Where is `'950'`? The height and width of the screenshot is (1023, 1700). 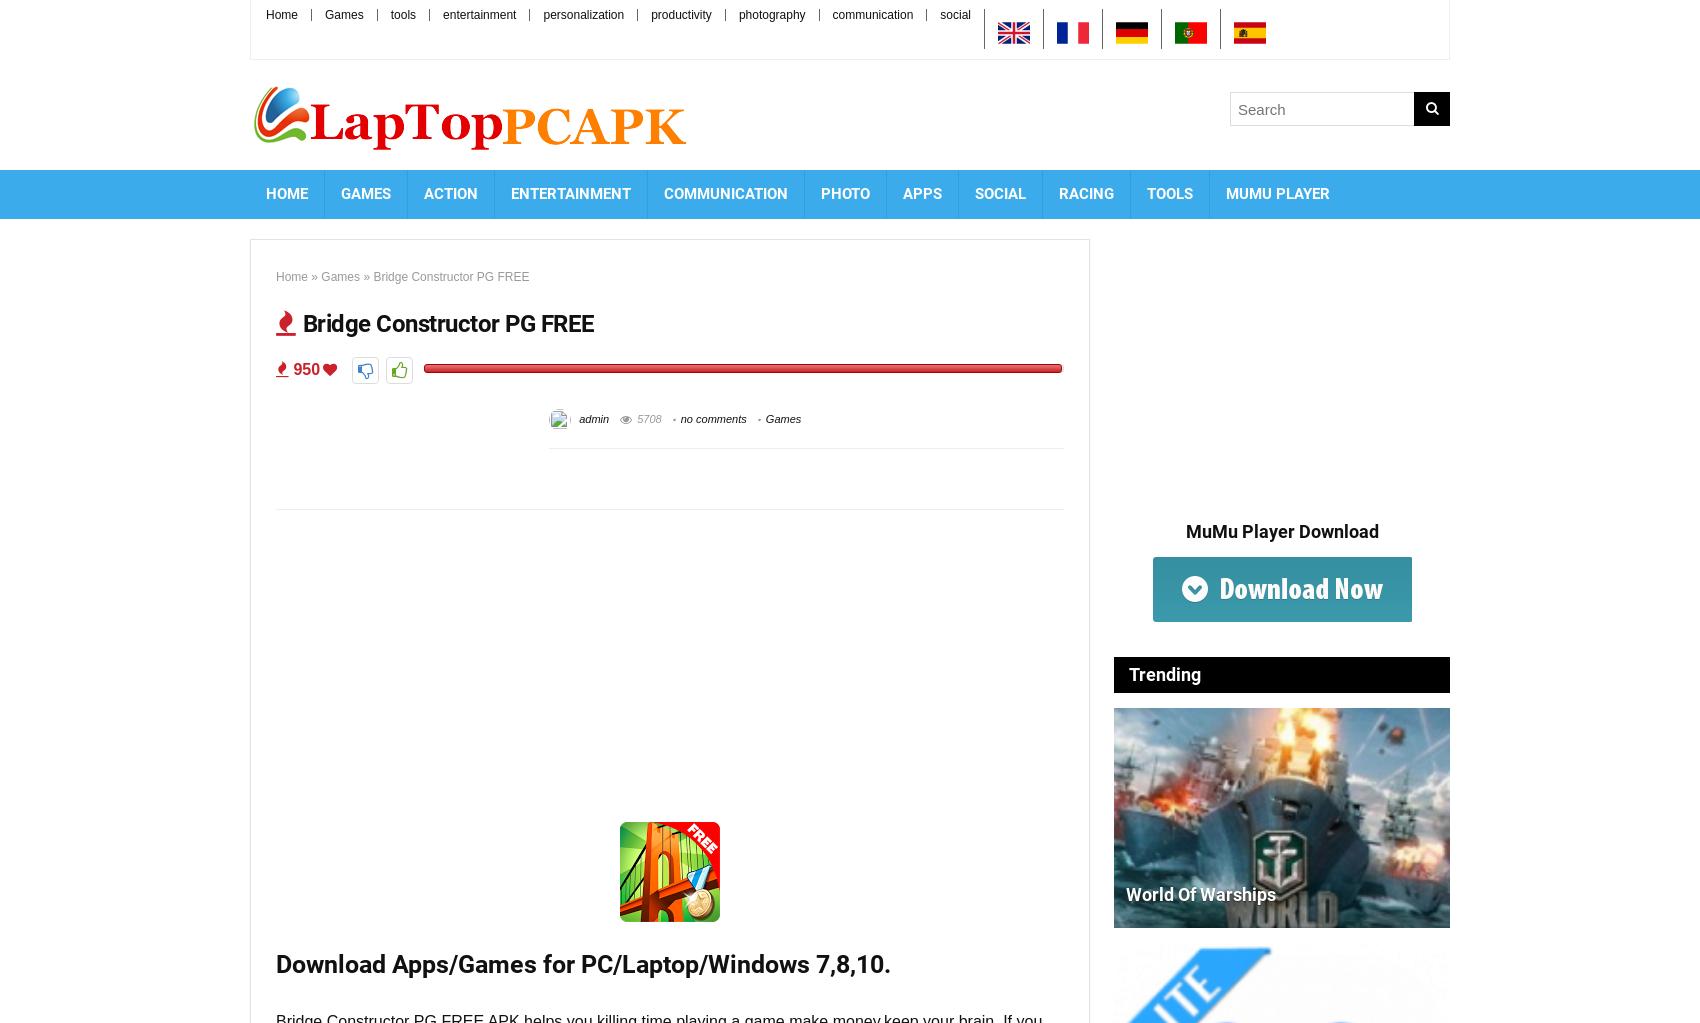
'950' is located at coordinates (304, 368).